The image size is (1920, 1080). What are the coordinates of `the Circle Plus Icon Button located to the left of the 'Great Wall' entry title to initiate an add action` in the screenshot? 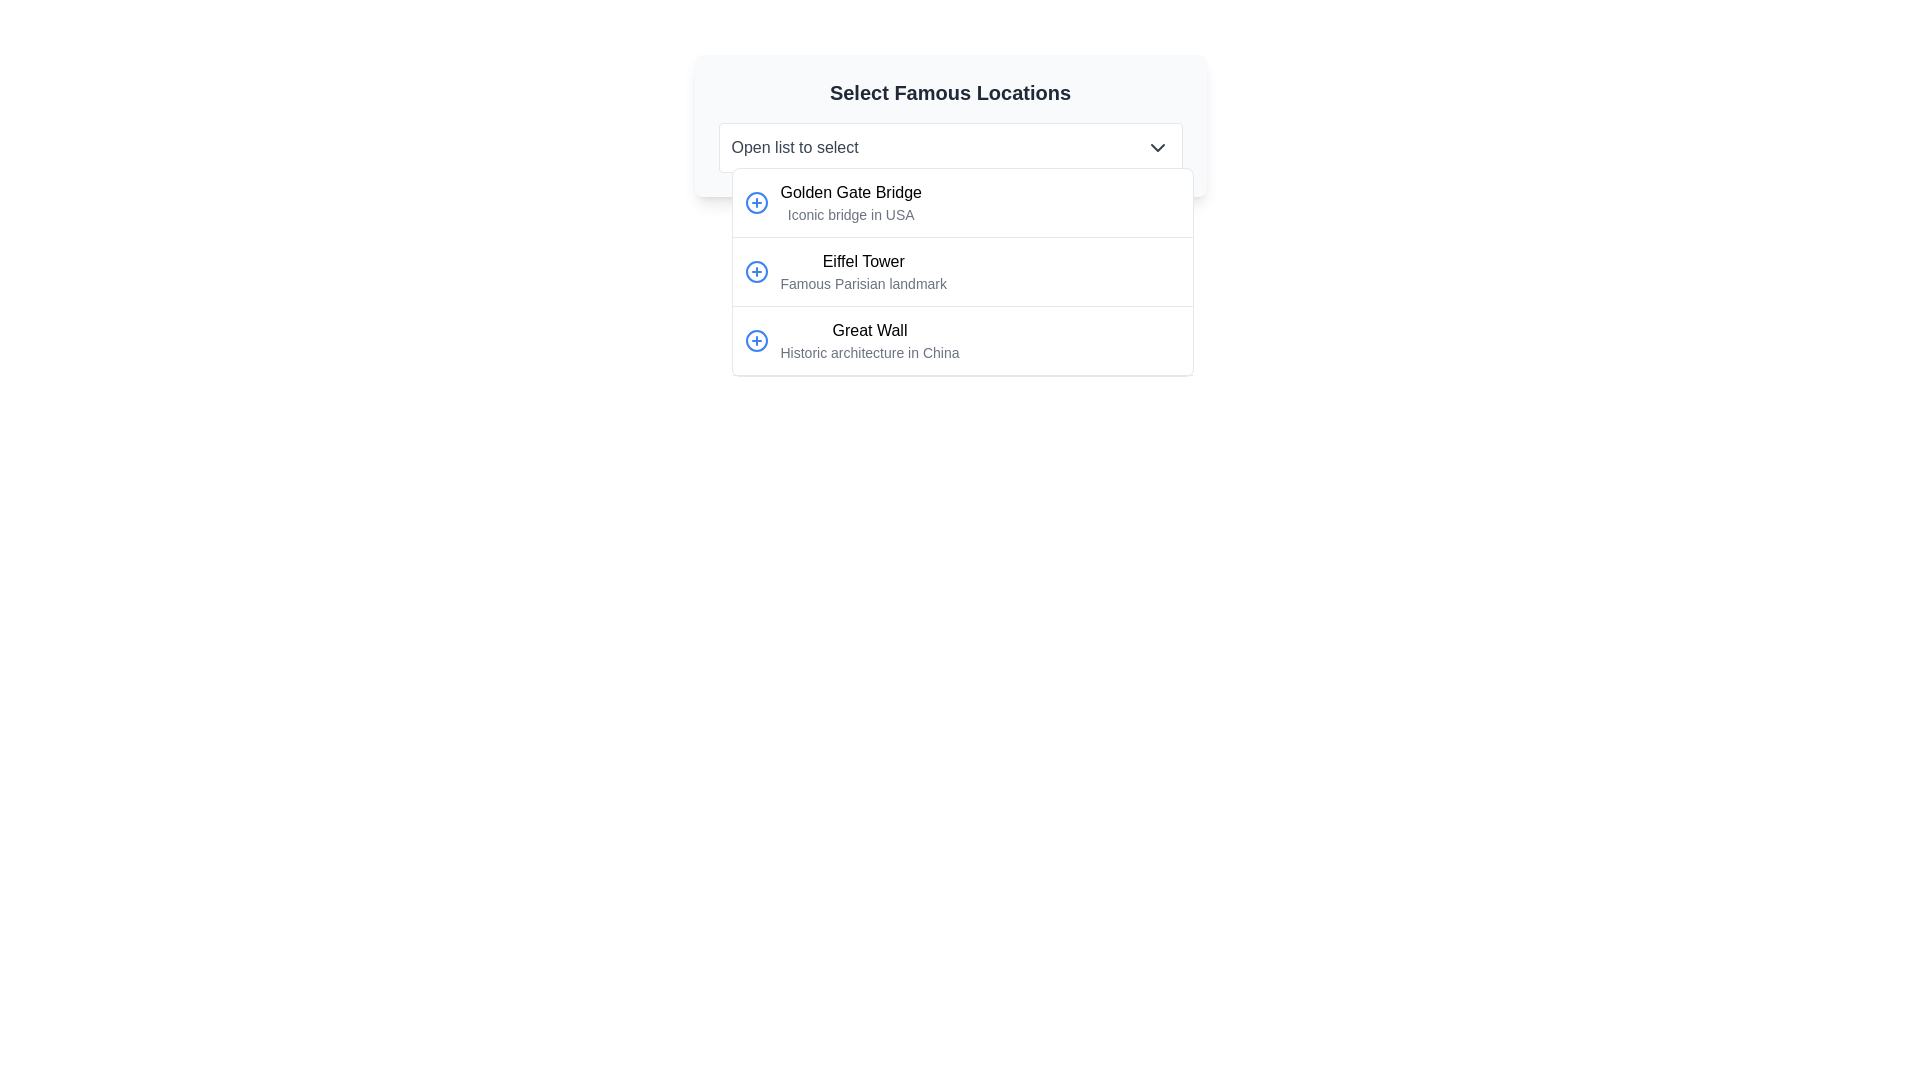 It's located at (755, 339).